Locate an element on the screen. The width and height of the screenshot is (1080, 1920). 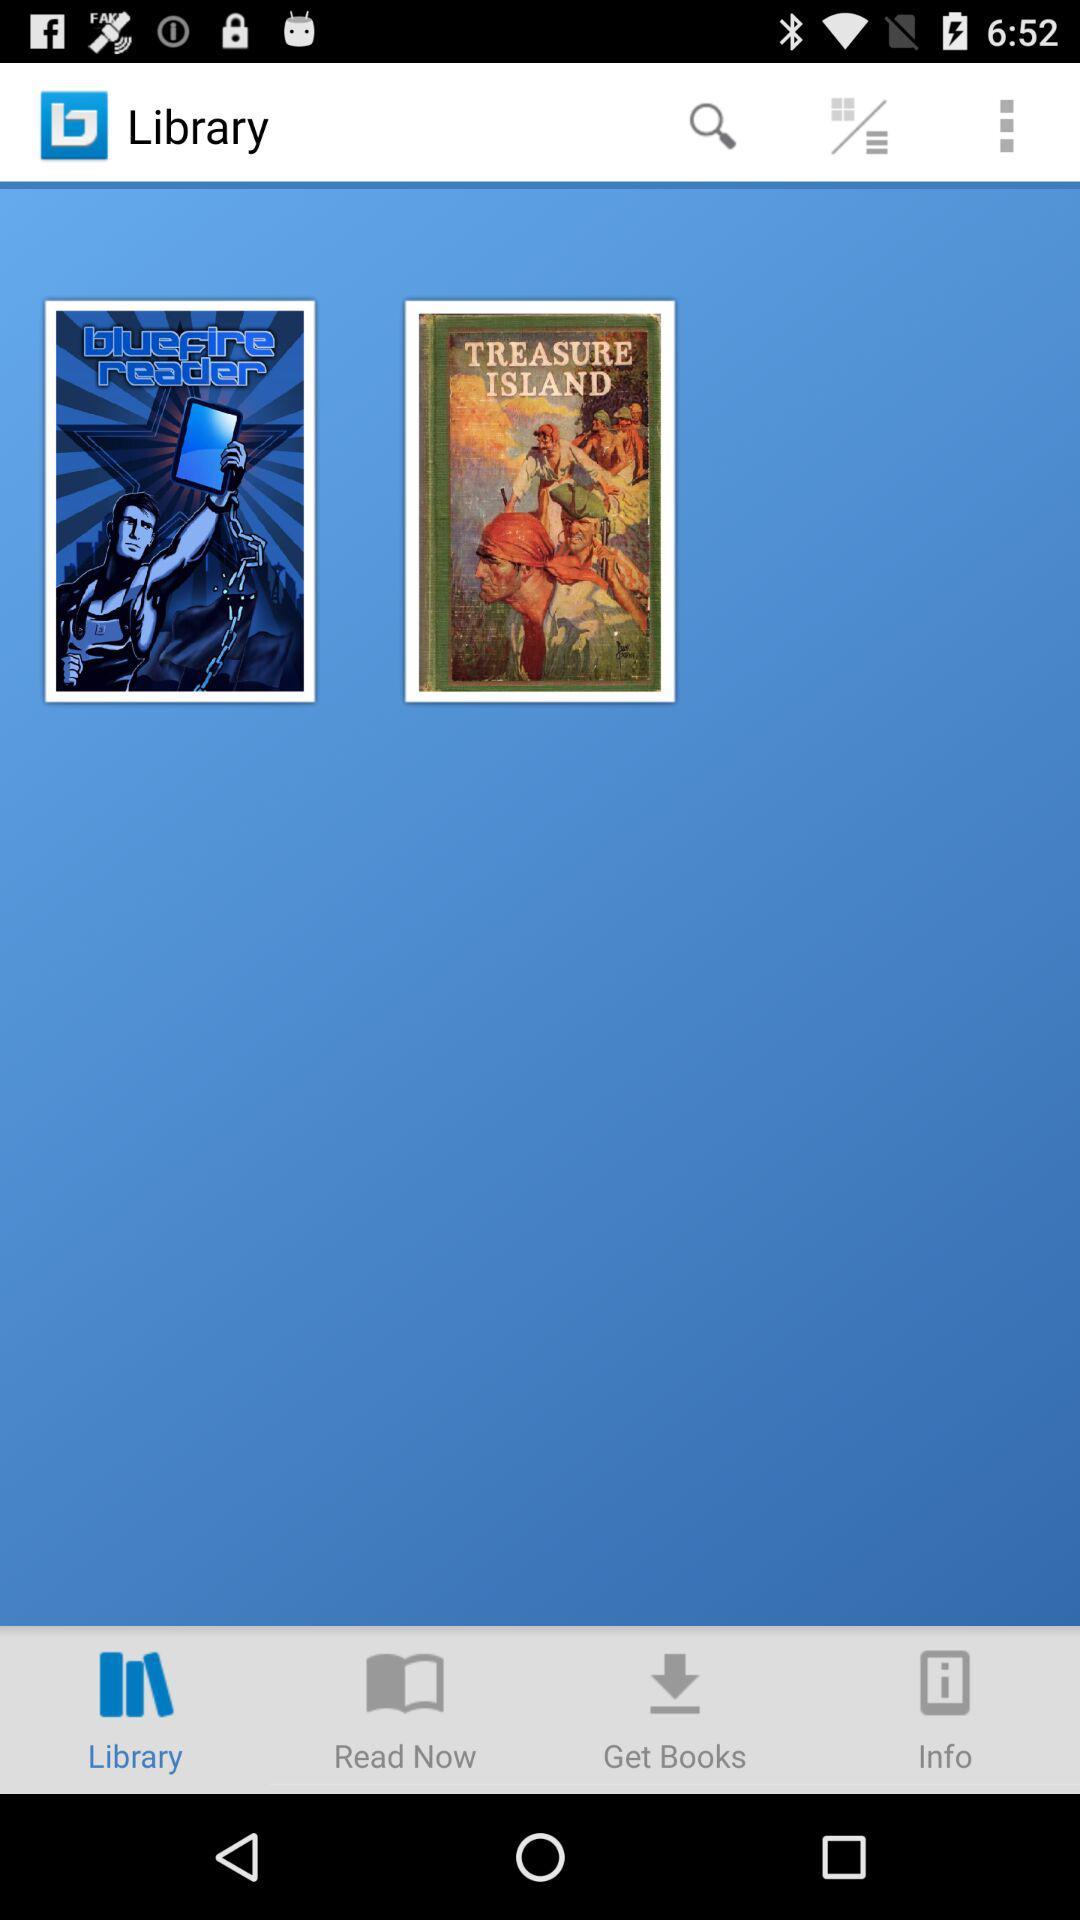
item at the bottom right corner is located at coordinates (945, 1708).